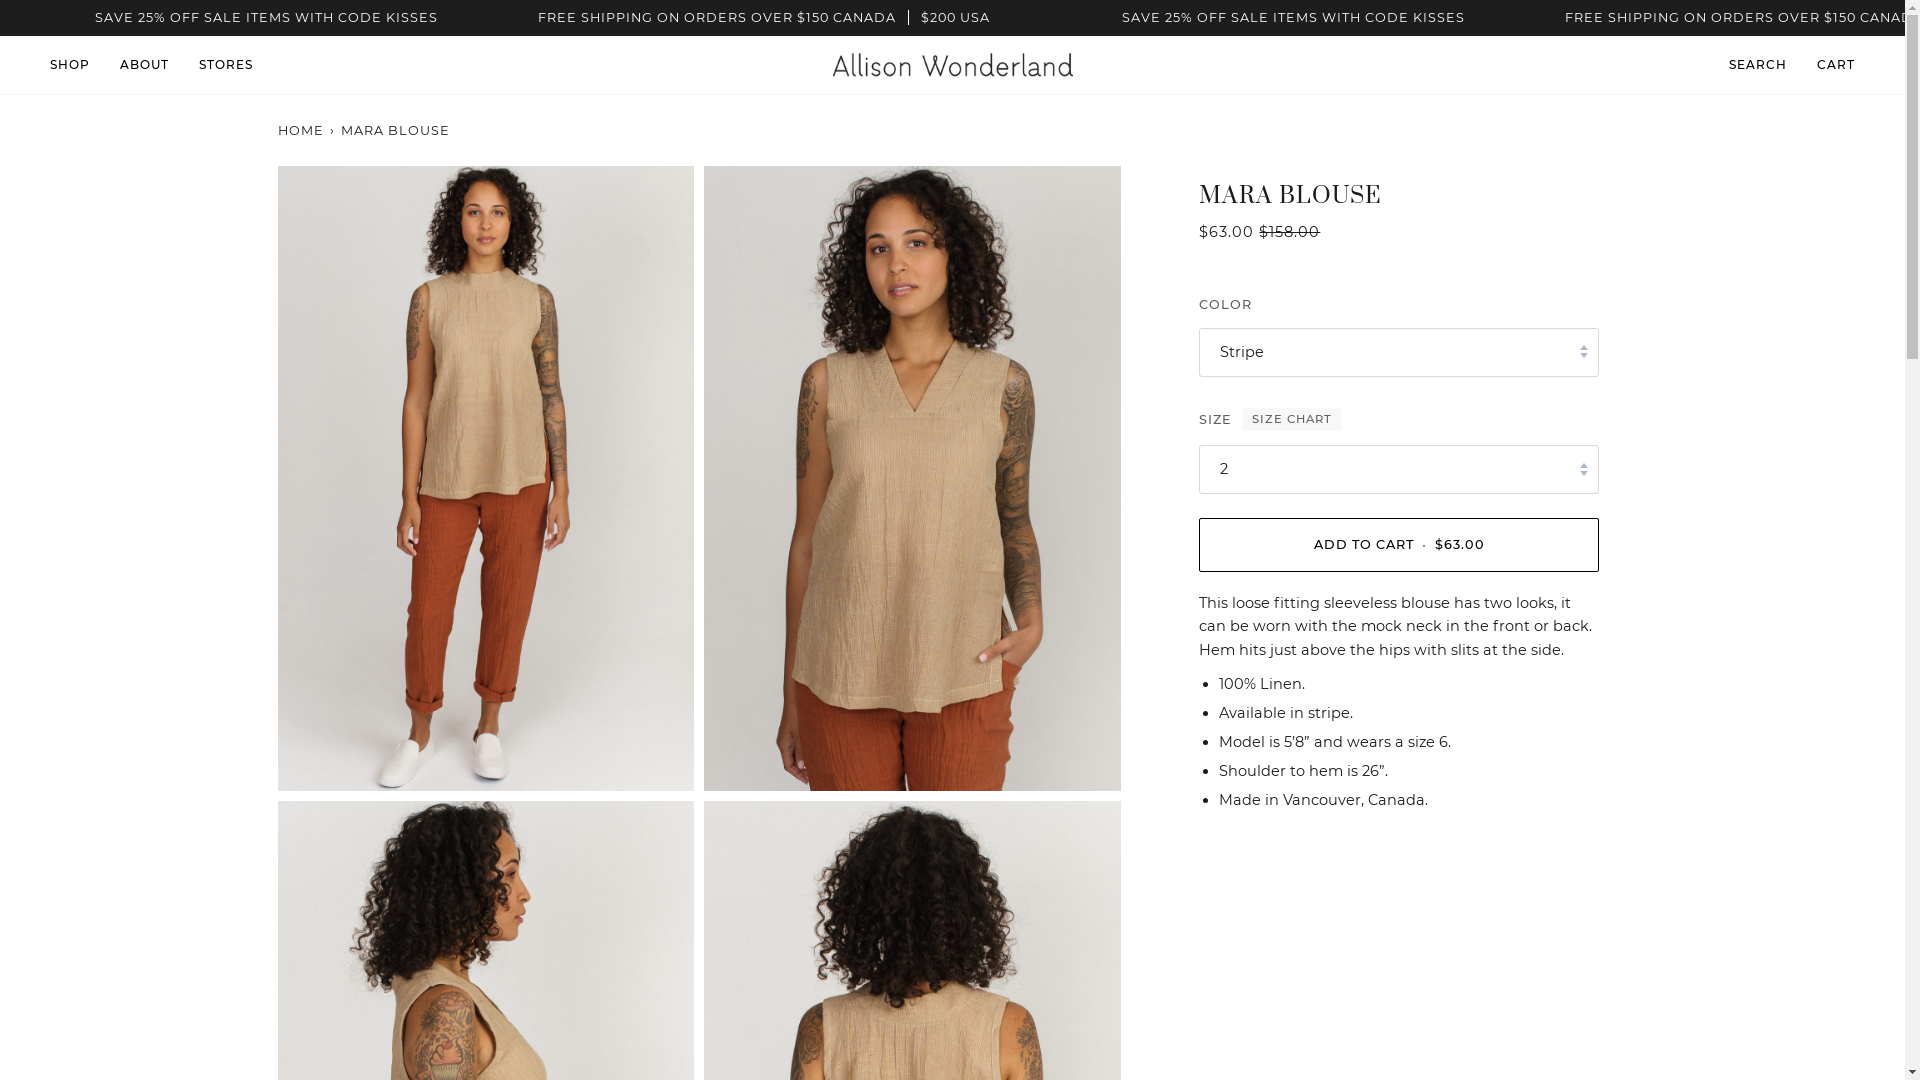 Image resolution: width=1920 pixels, height=1080 pixels. Describe the element at coordinates (1397, 351) in the screenshot. I see `'Stripe'` at that location.